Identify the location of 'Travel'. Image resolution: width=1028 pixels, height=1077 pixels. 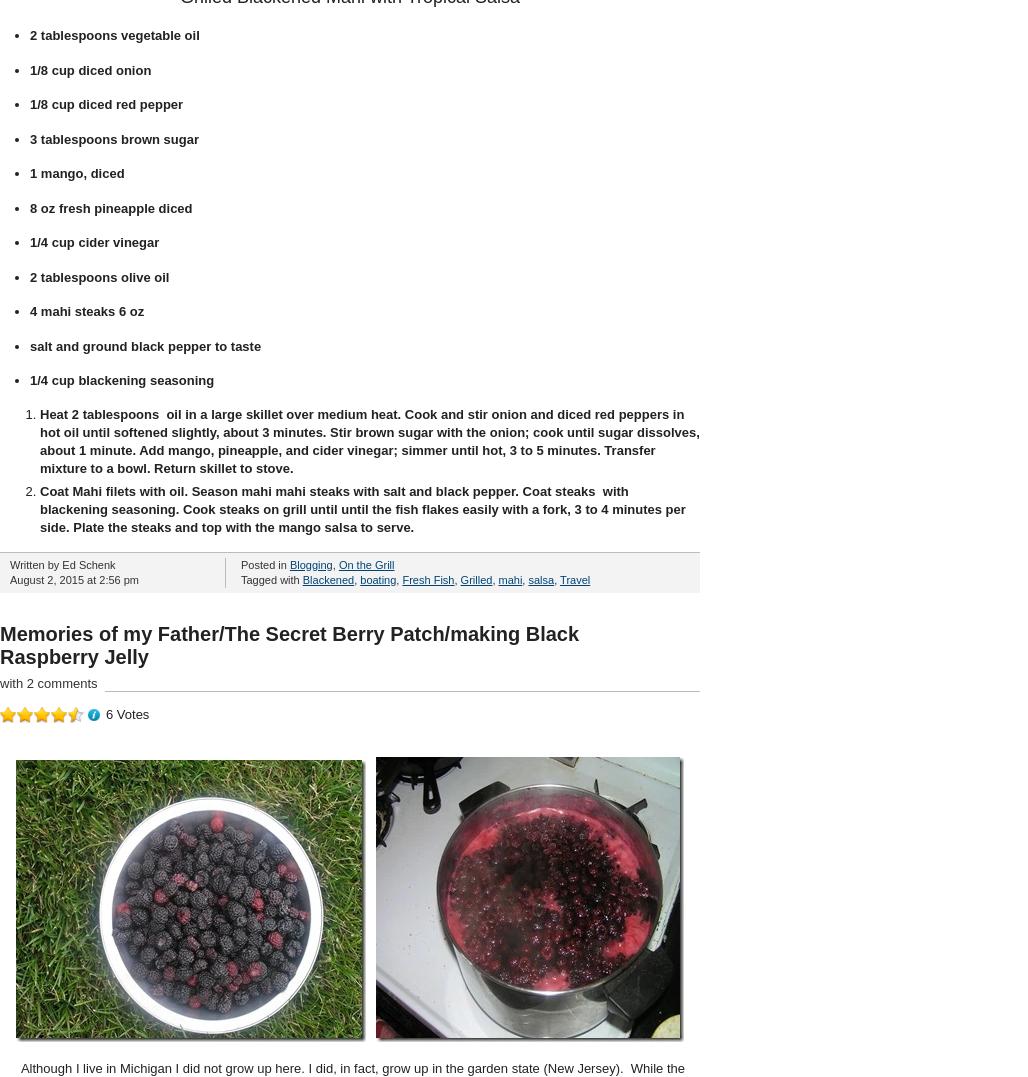
(574, 578).